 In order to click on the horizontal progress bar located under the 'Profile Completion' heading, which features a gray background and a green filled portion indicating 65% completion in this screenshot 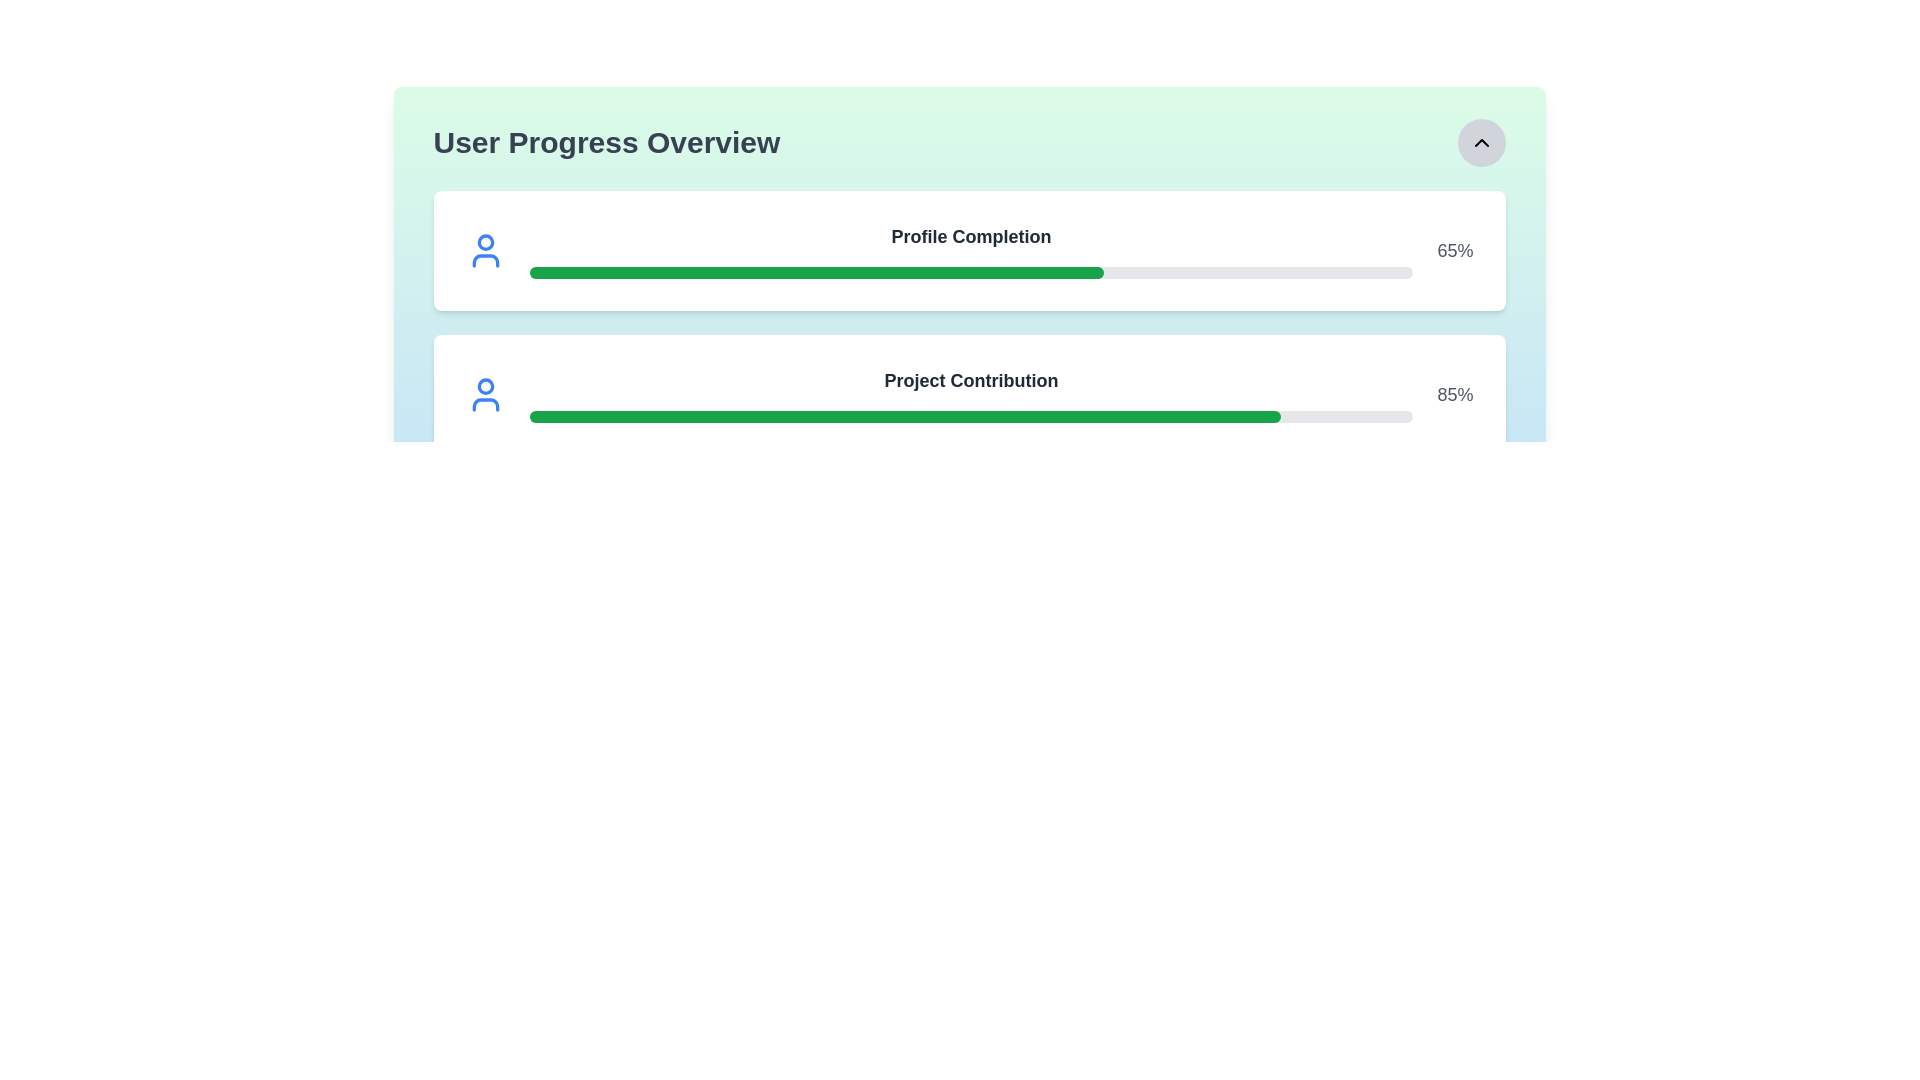, I will do `click(971, 273)`.